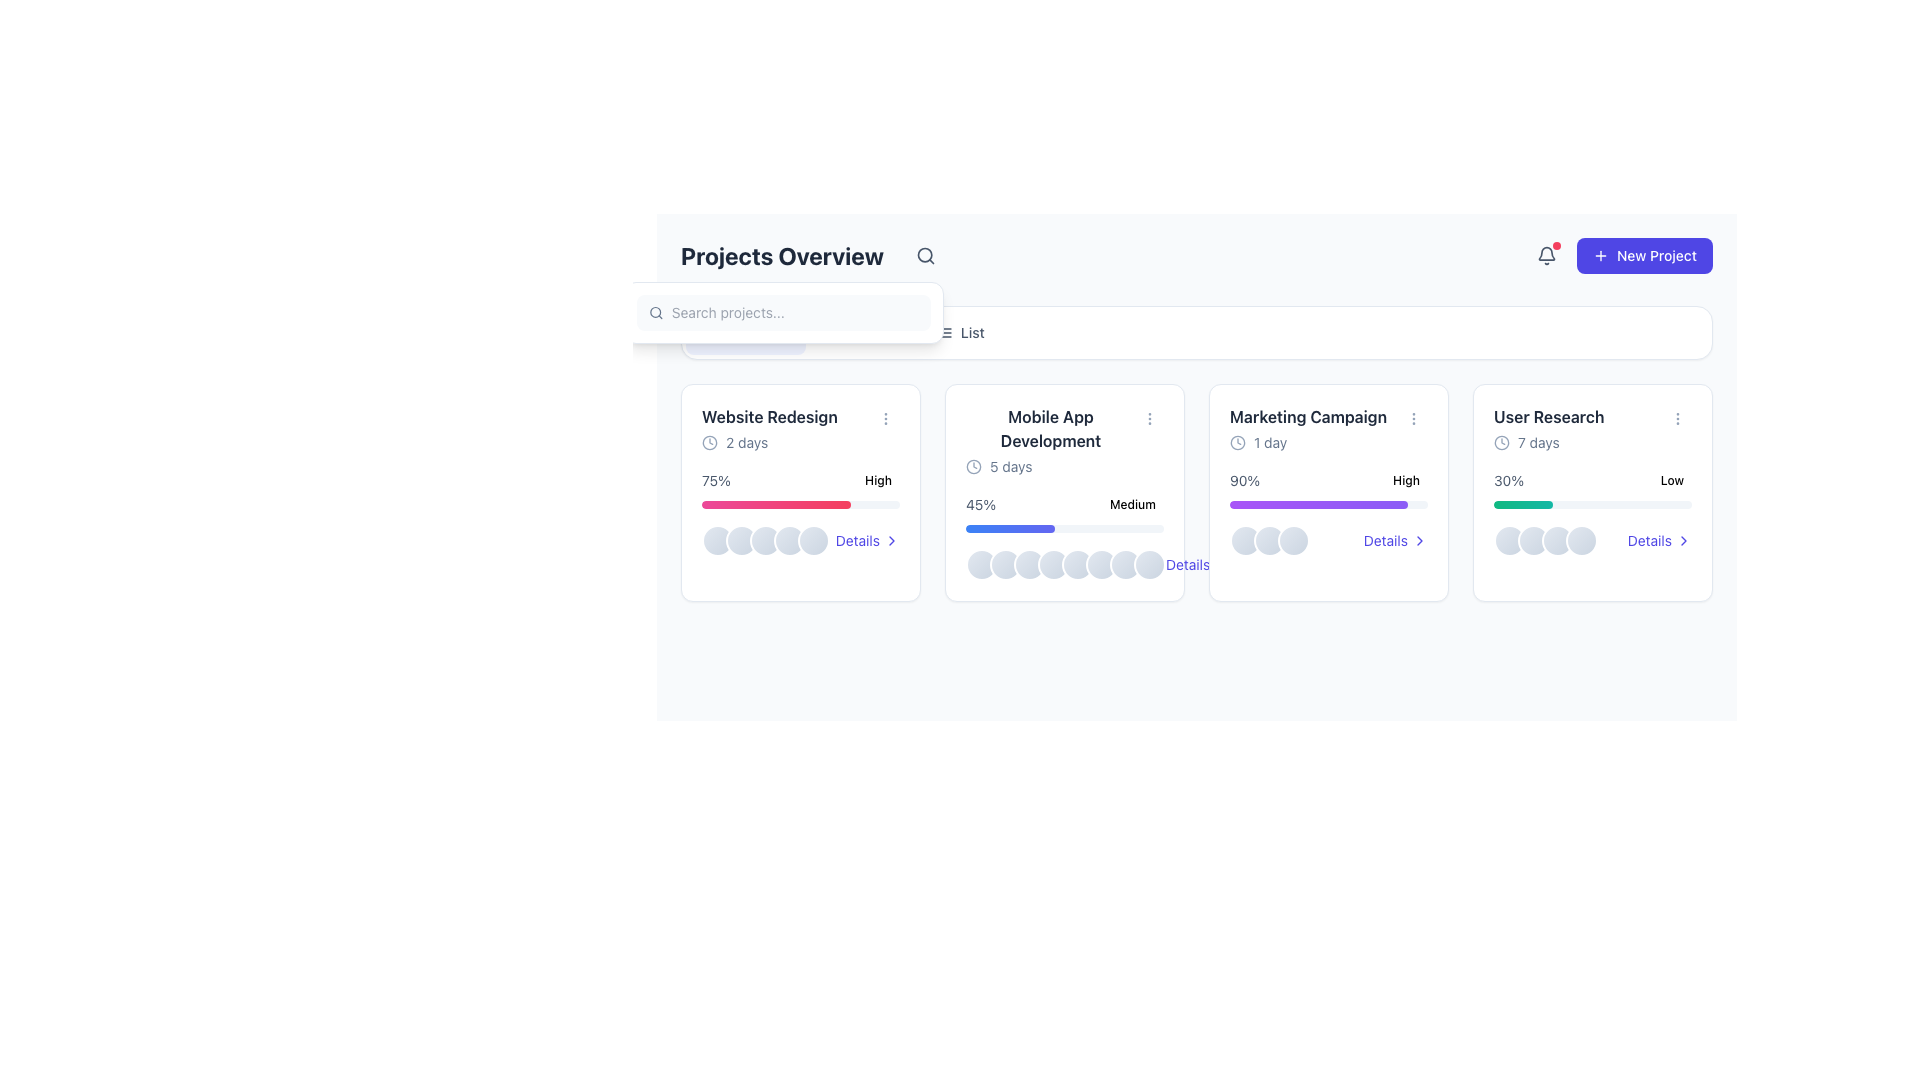  Describe the element at coordinates (1621, 254) in the screenshot. I see `the prominent blue button labeled 'New Project' with a plus sign icon to initiate the new project creation process` at that location.